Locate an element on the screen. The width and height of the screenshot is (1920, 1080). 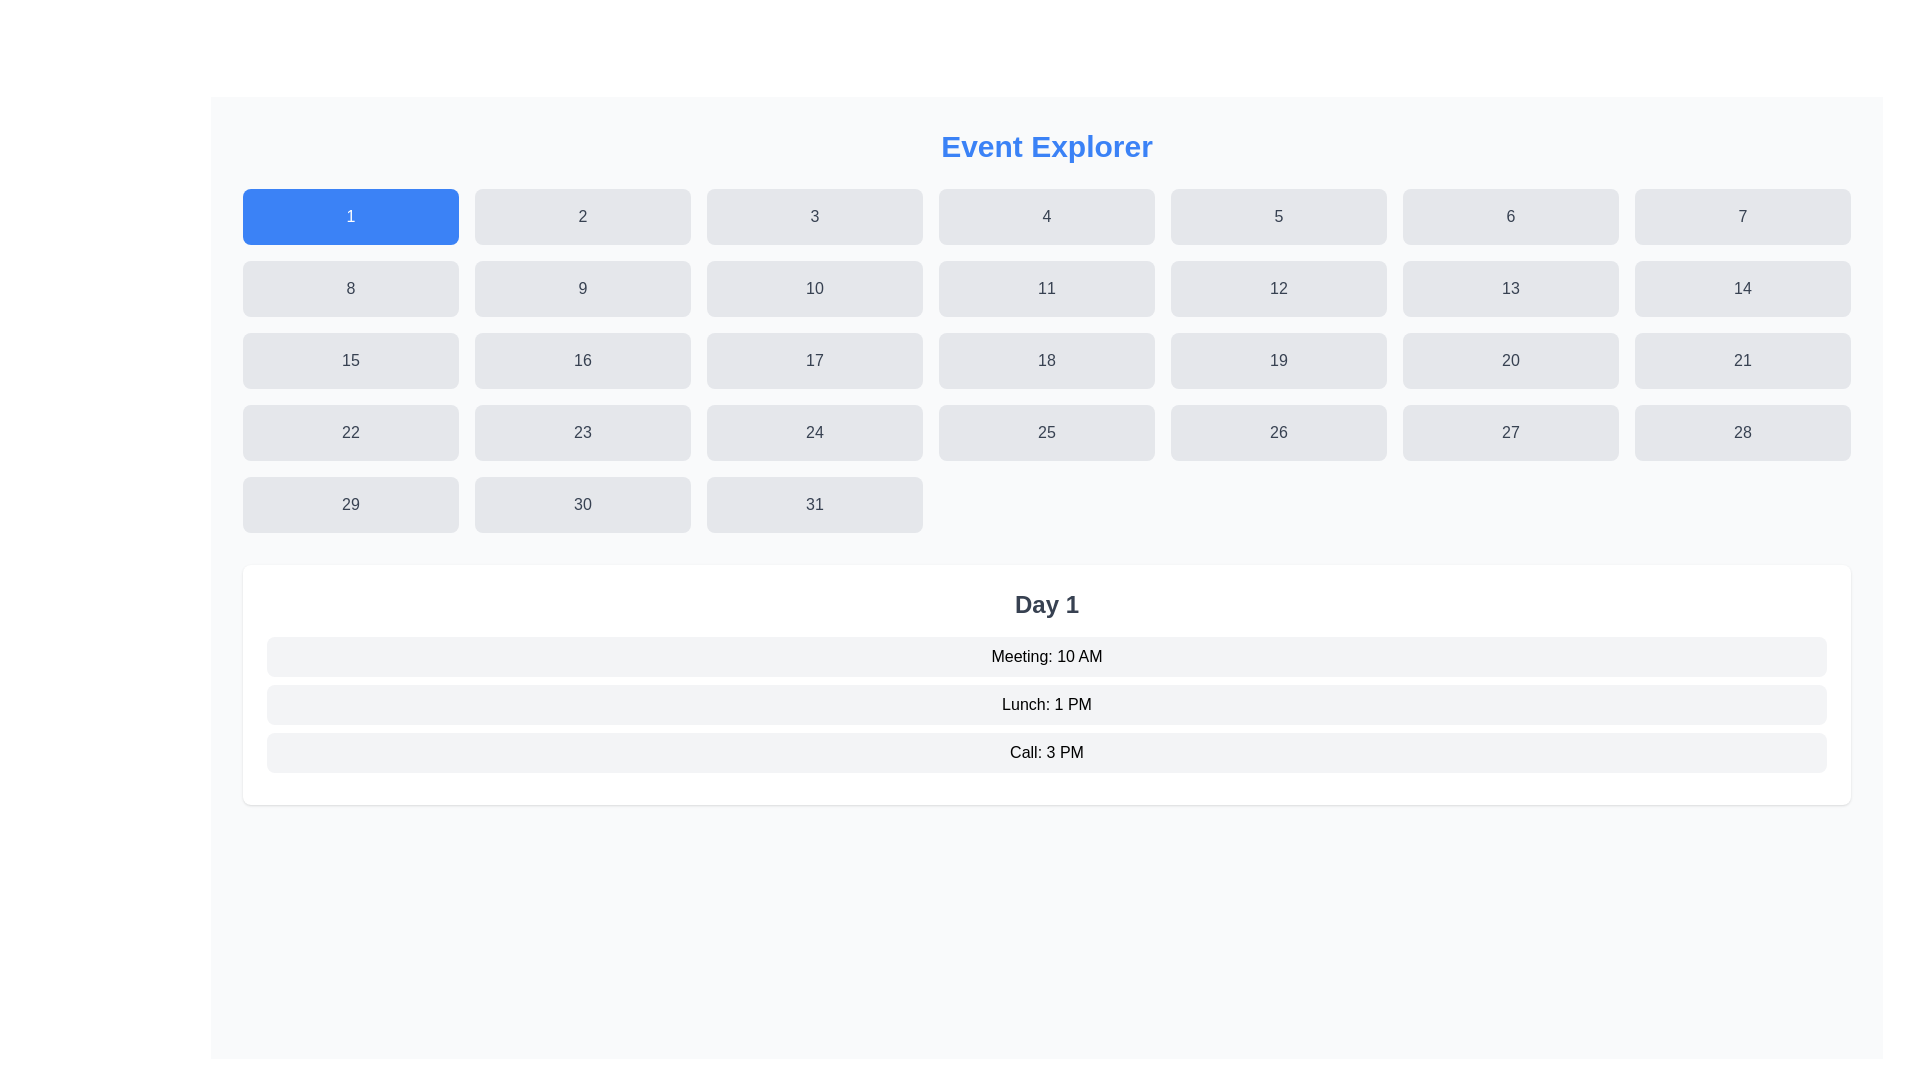
the selectable button corresponding to the number '6' located in the topmost row of the grid layout, flanked by buttons '5' and '7' is located at coordinates (1511, 216).